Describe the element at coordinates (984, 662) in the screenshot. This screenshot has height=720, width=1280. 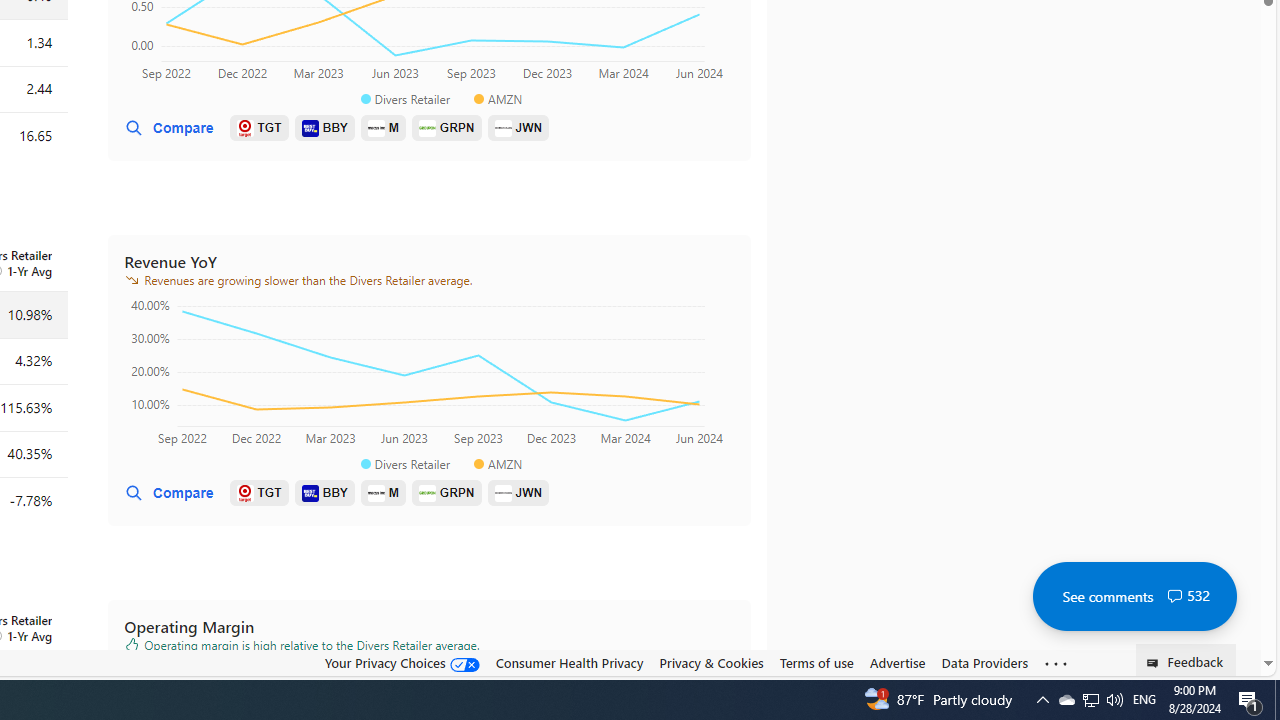
I see `'Data Providers'` at that location.